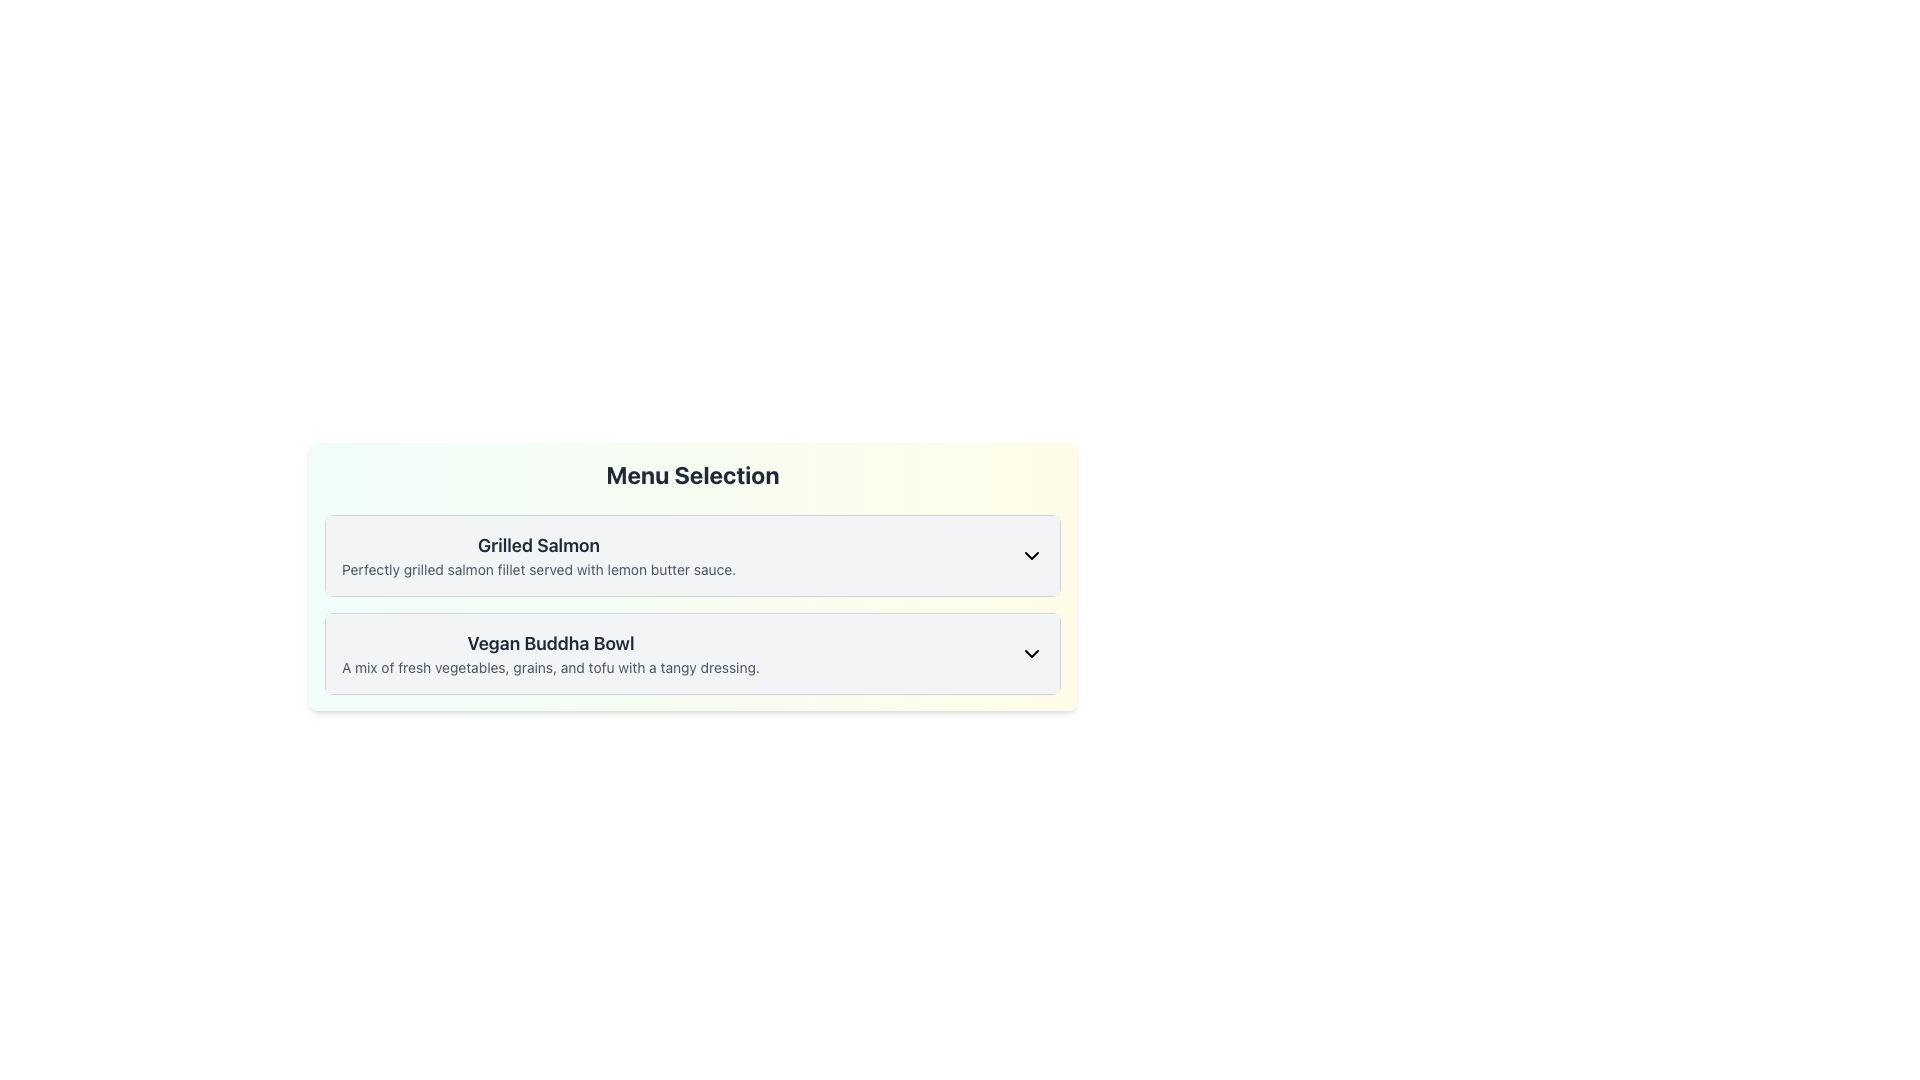 The image size is (1920, 1080). Describe the element at coordinates (692, 555) in the screenshot. I see `the Dropdown menu item labeled 'Grilled Salmon'` at that location.